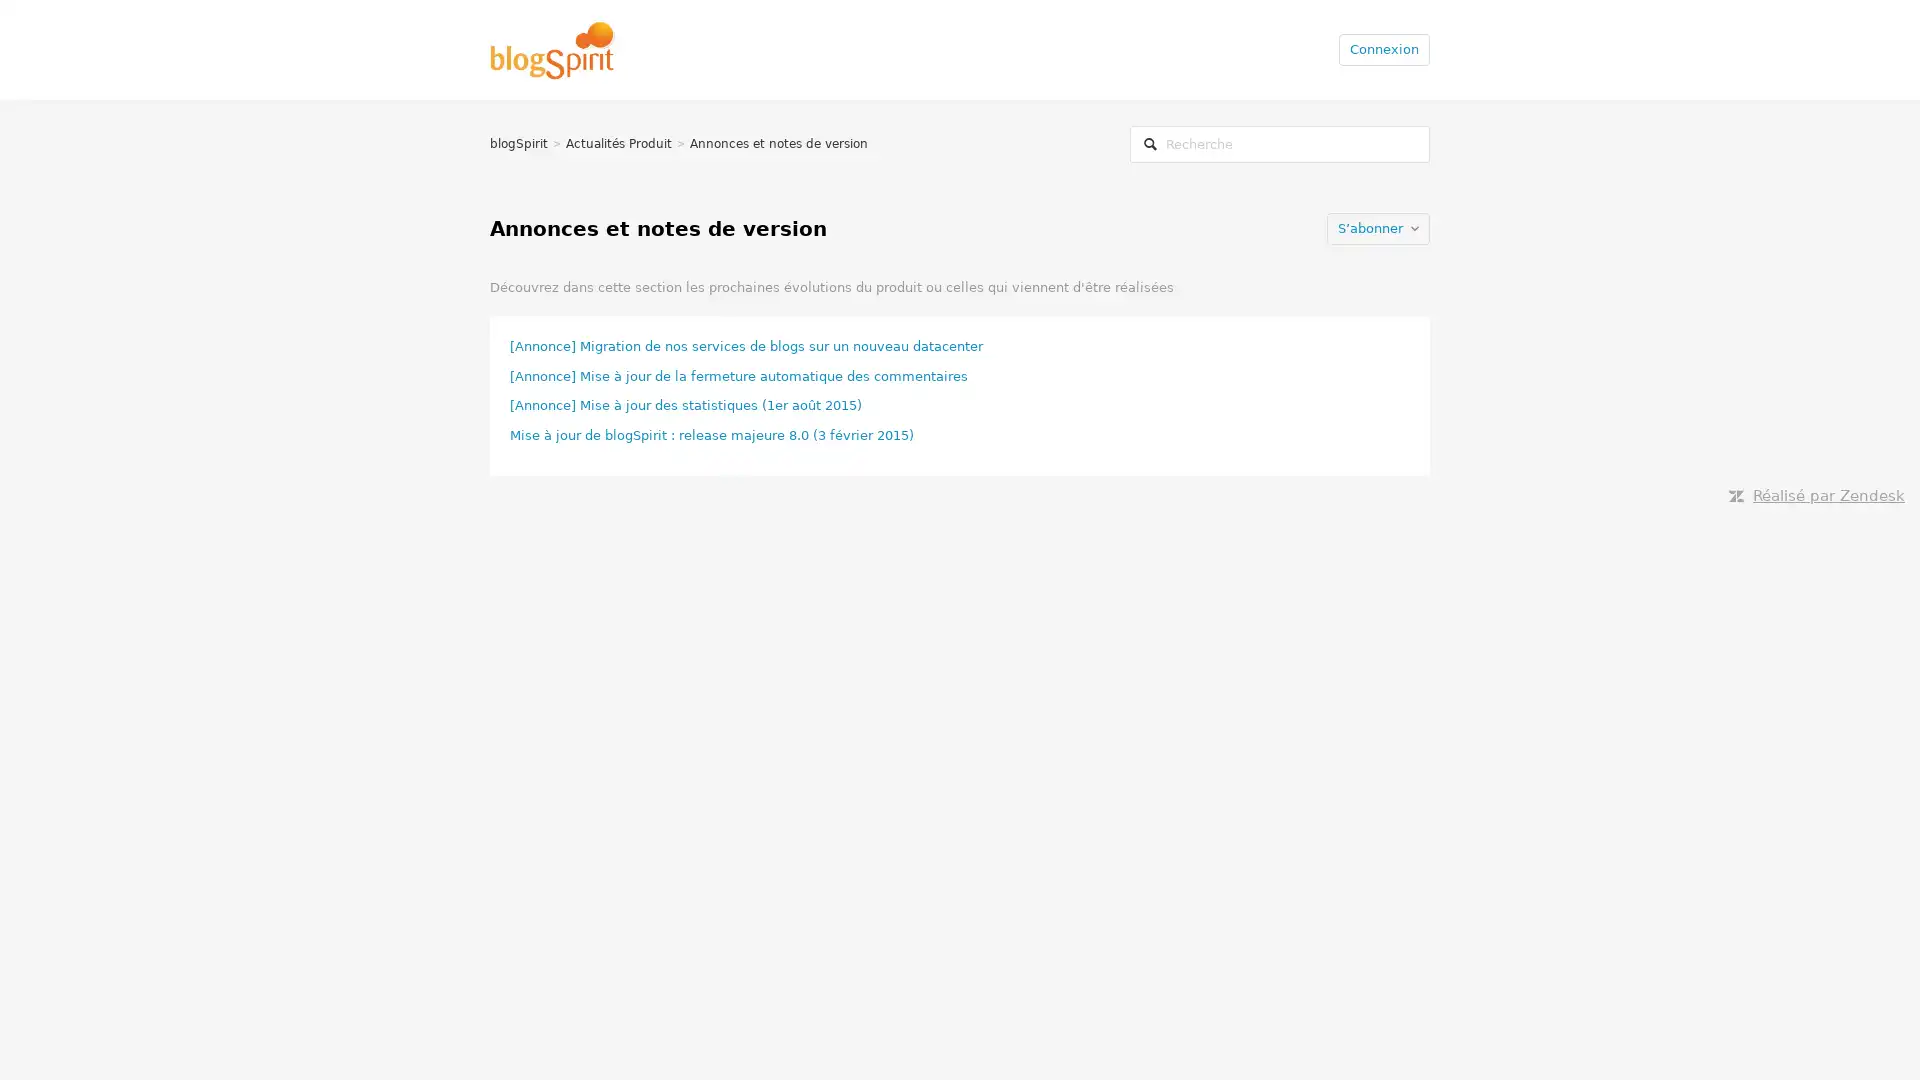 The width and height of the screenshot is (1920, 1080). What do you see at coordinates (1383, 48) in the screenshot?
I see `Connexion` at bounding box center [1383, 48].